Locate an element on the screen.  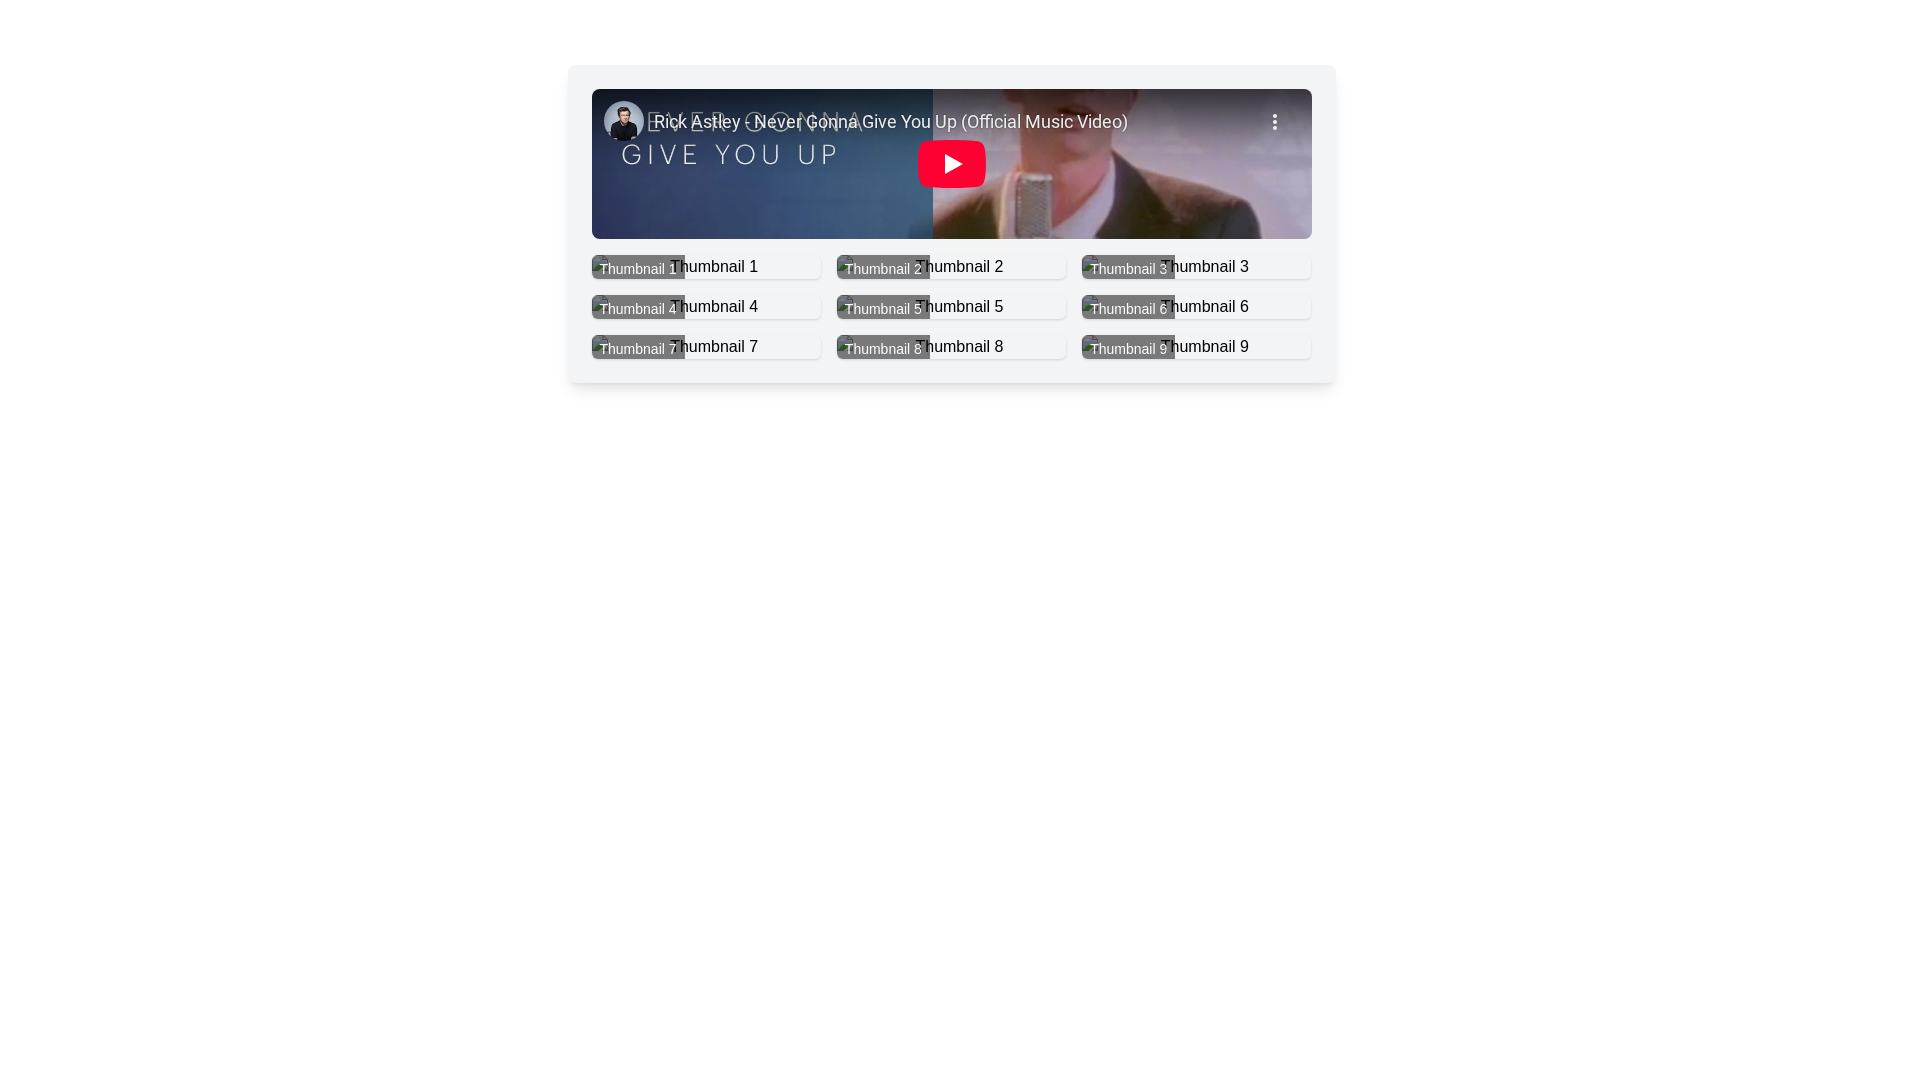
the informational label indicating 'Thumbnail 9', which is located in the ninth position of the thumbnail grid is located at coordinates (1128, 347).